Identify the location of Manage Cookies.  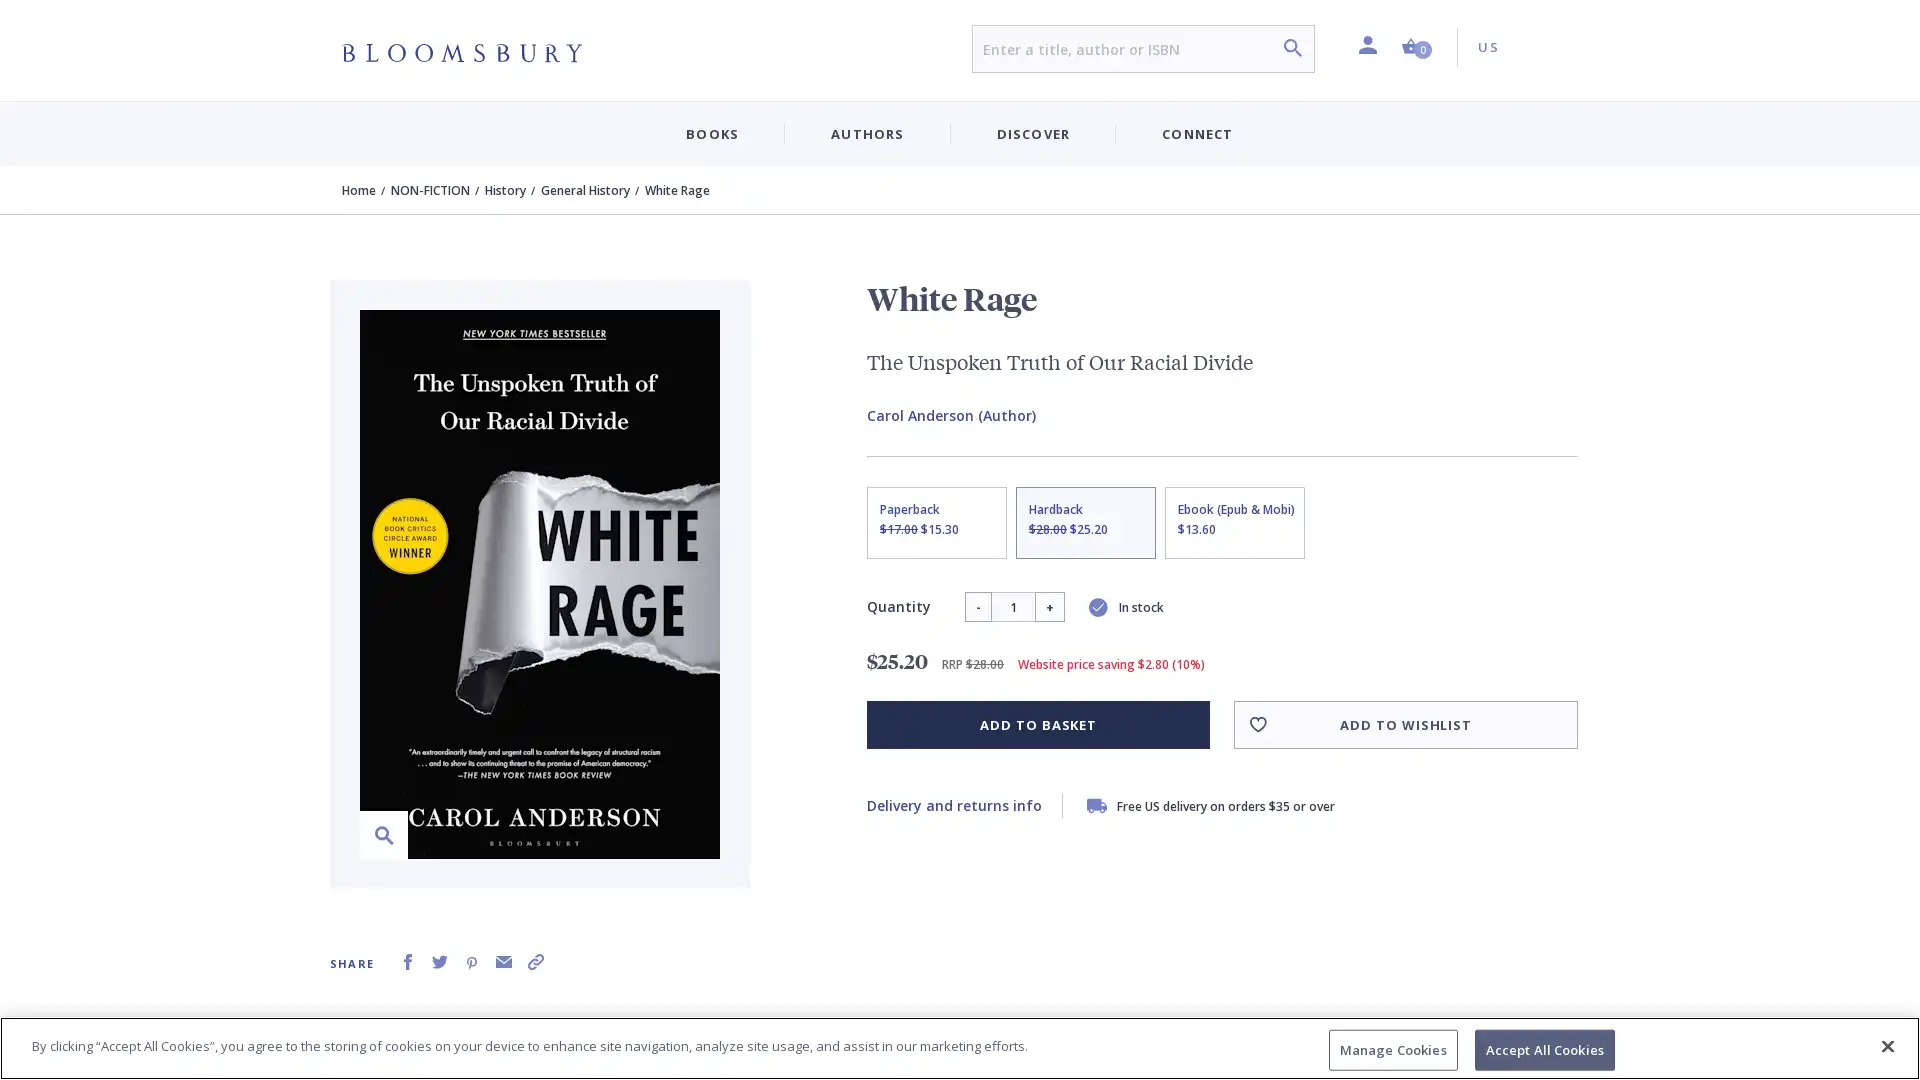
(1391, 1048).